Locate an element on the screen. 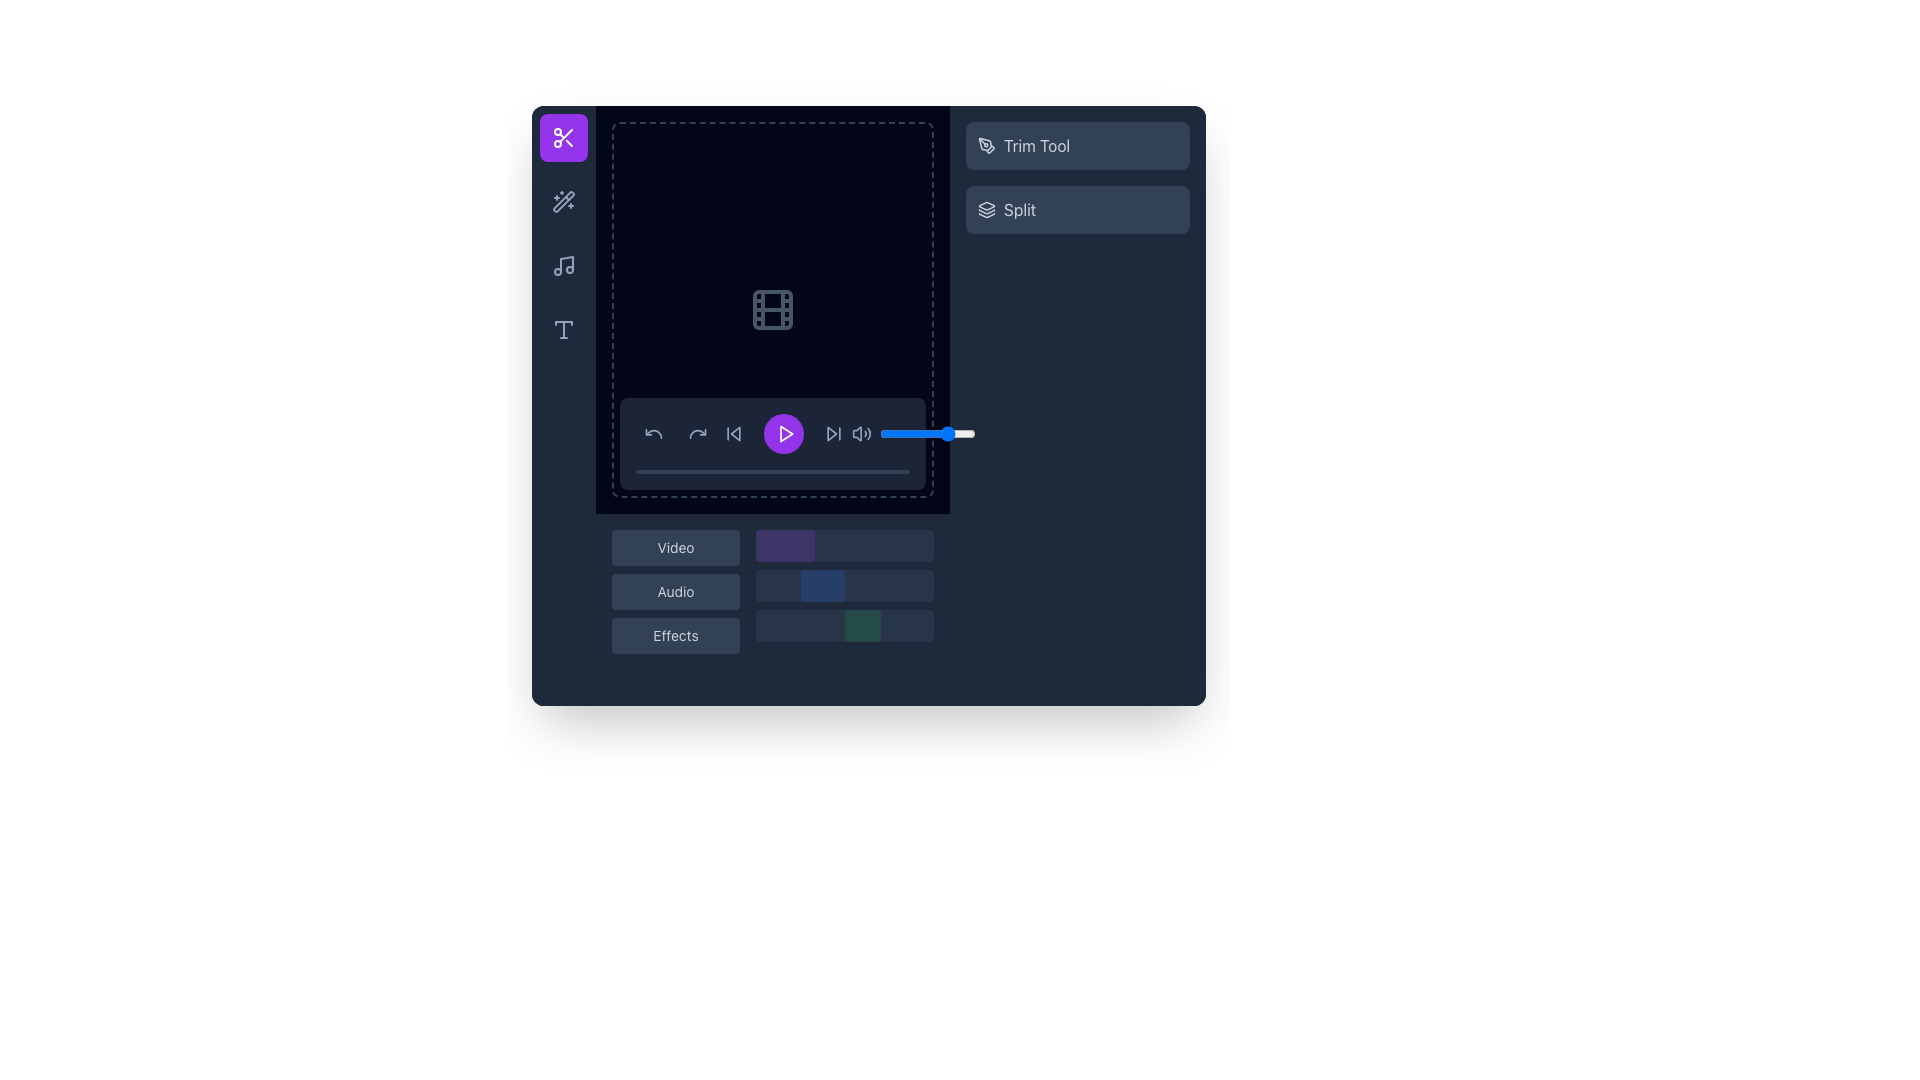  the light slate colored button with a musical note icon, which is the third button in a vertical column on the left side of the interface is located at coordinates (563, 265).